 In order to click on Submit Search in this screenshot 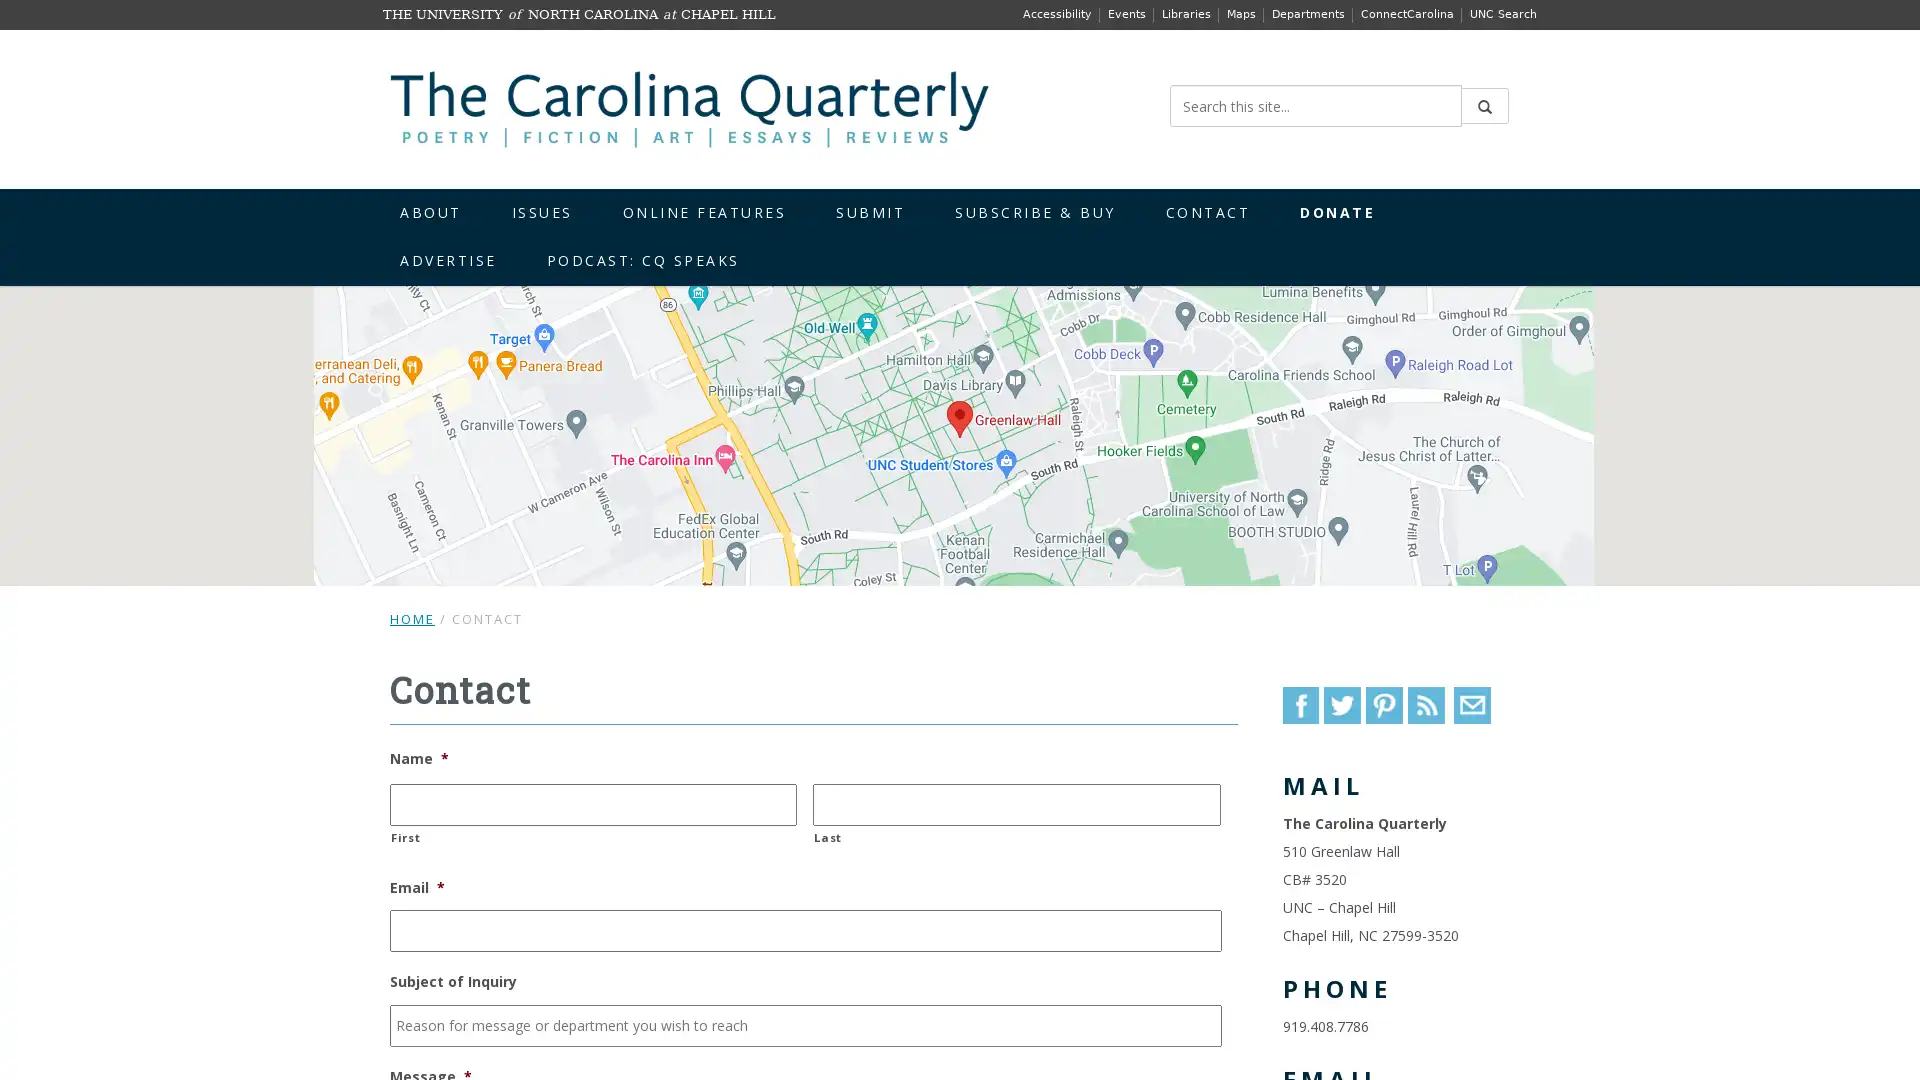, I will do `click(1484, 105)`.